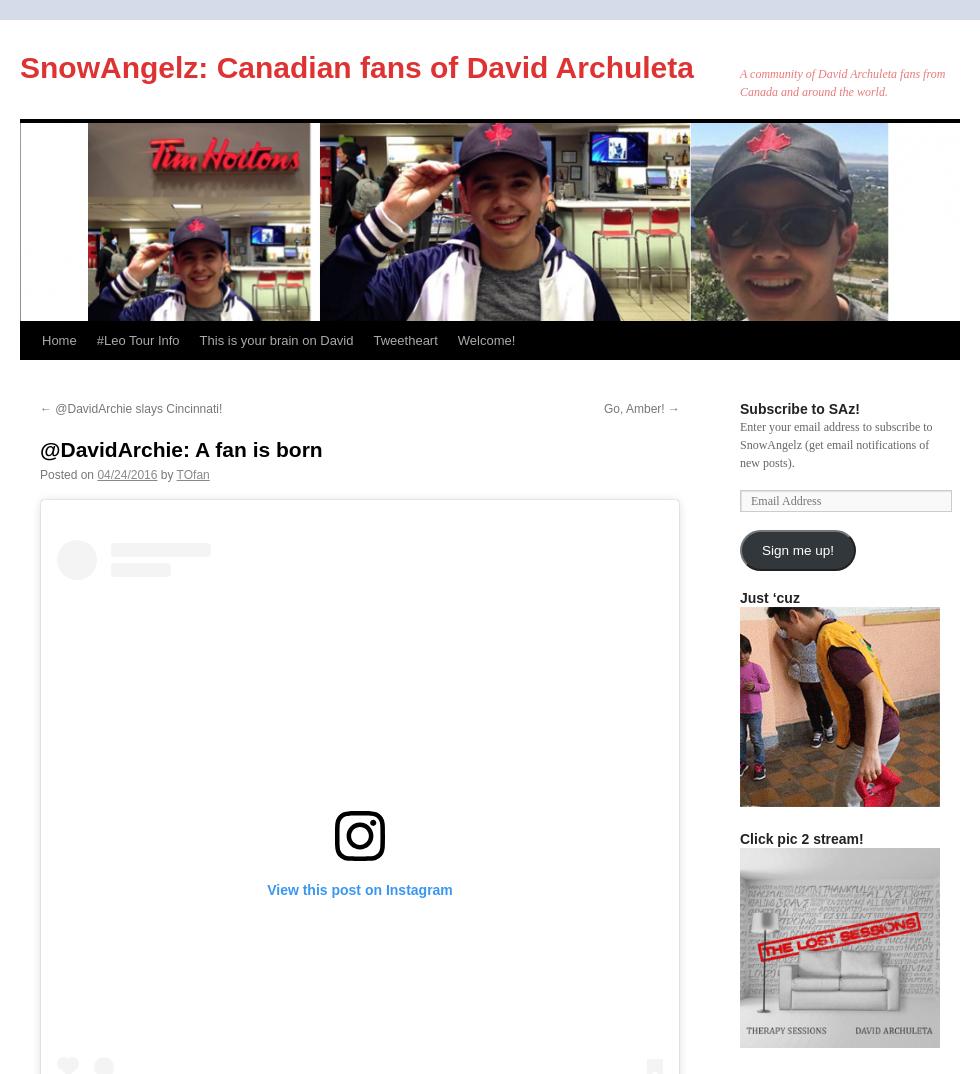 This screenshot has height=1074, width=980. What do you see at coordinates (769, 598) in the screenshot?
I see `'Just ‘cuz'` at bounding box center [769, 598].